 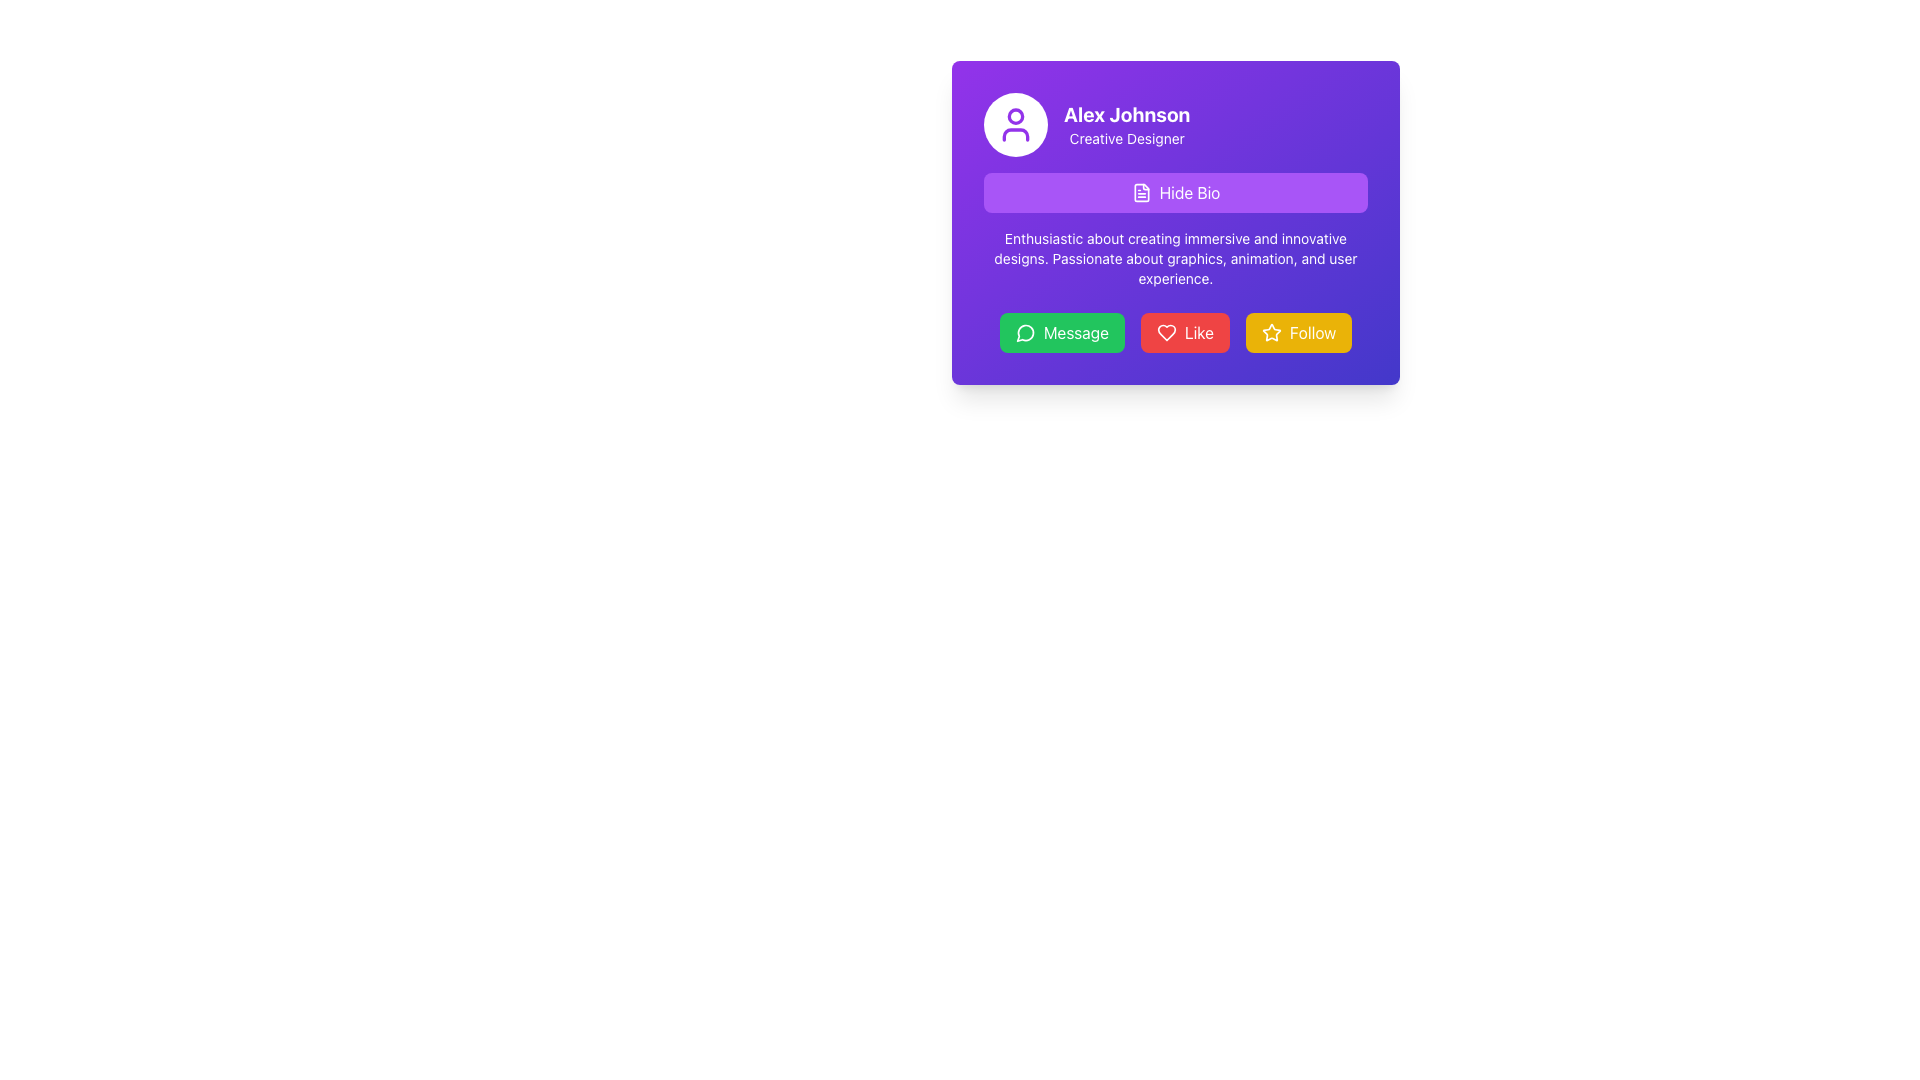 What do you see at coordinates (1166, 331) in the screenshot?
I see `the heart-shaped 'like' icon within the red 'Like' button` at bounding box center [1166, 331].